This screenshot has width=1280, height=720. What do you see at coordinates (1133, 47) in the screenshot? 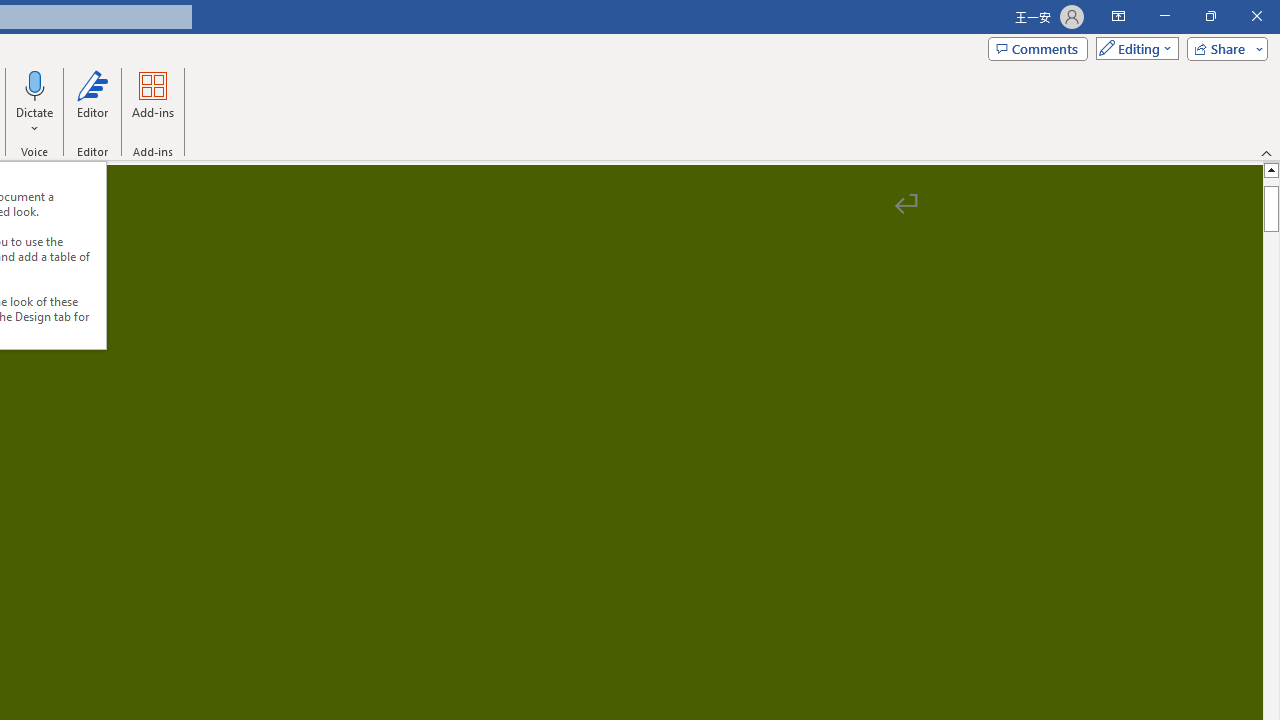
I see `'Mode'` at bounding box center [1133, 47].